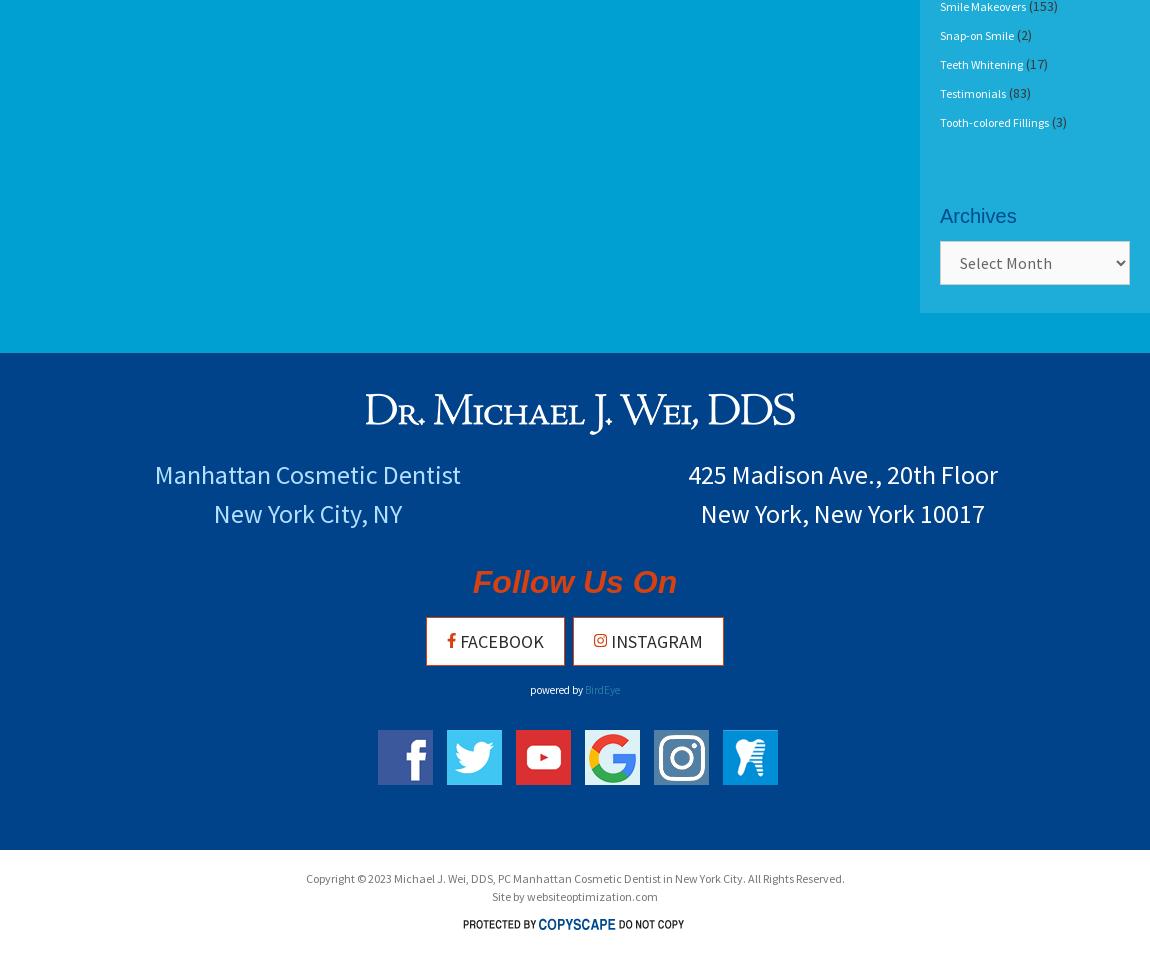 This screenshot has width=1150, height=953. What do you see at coordinates (601, 689) in the screenshot?
I see `'BirdEye'` at bounding box center [601, 689].